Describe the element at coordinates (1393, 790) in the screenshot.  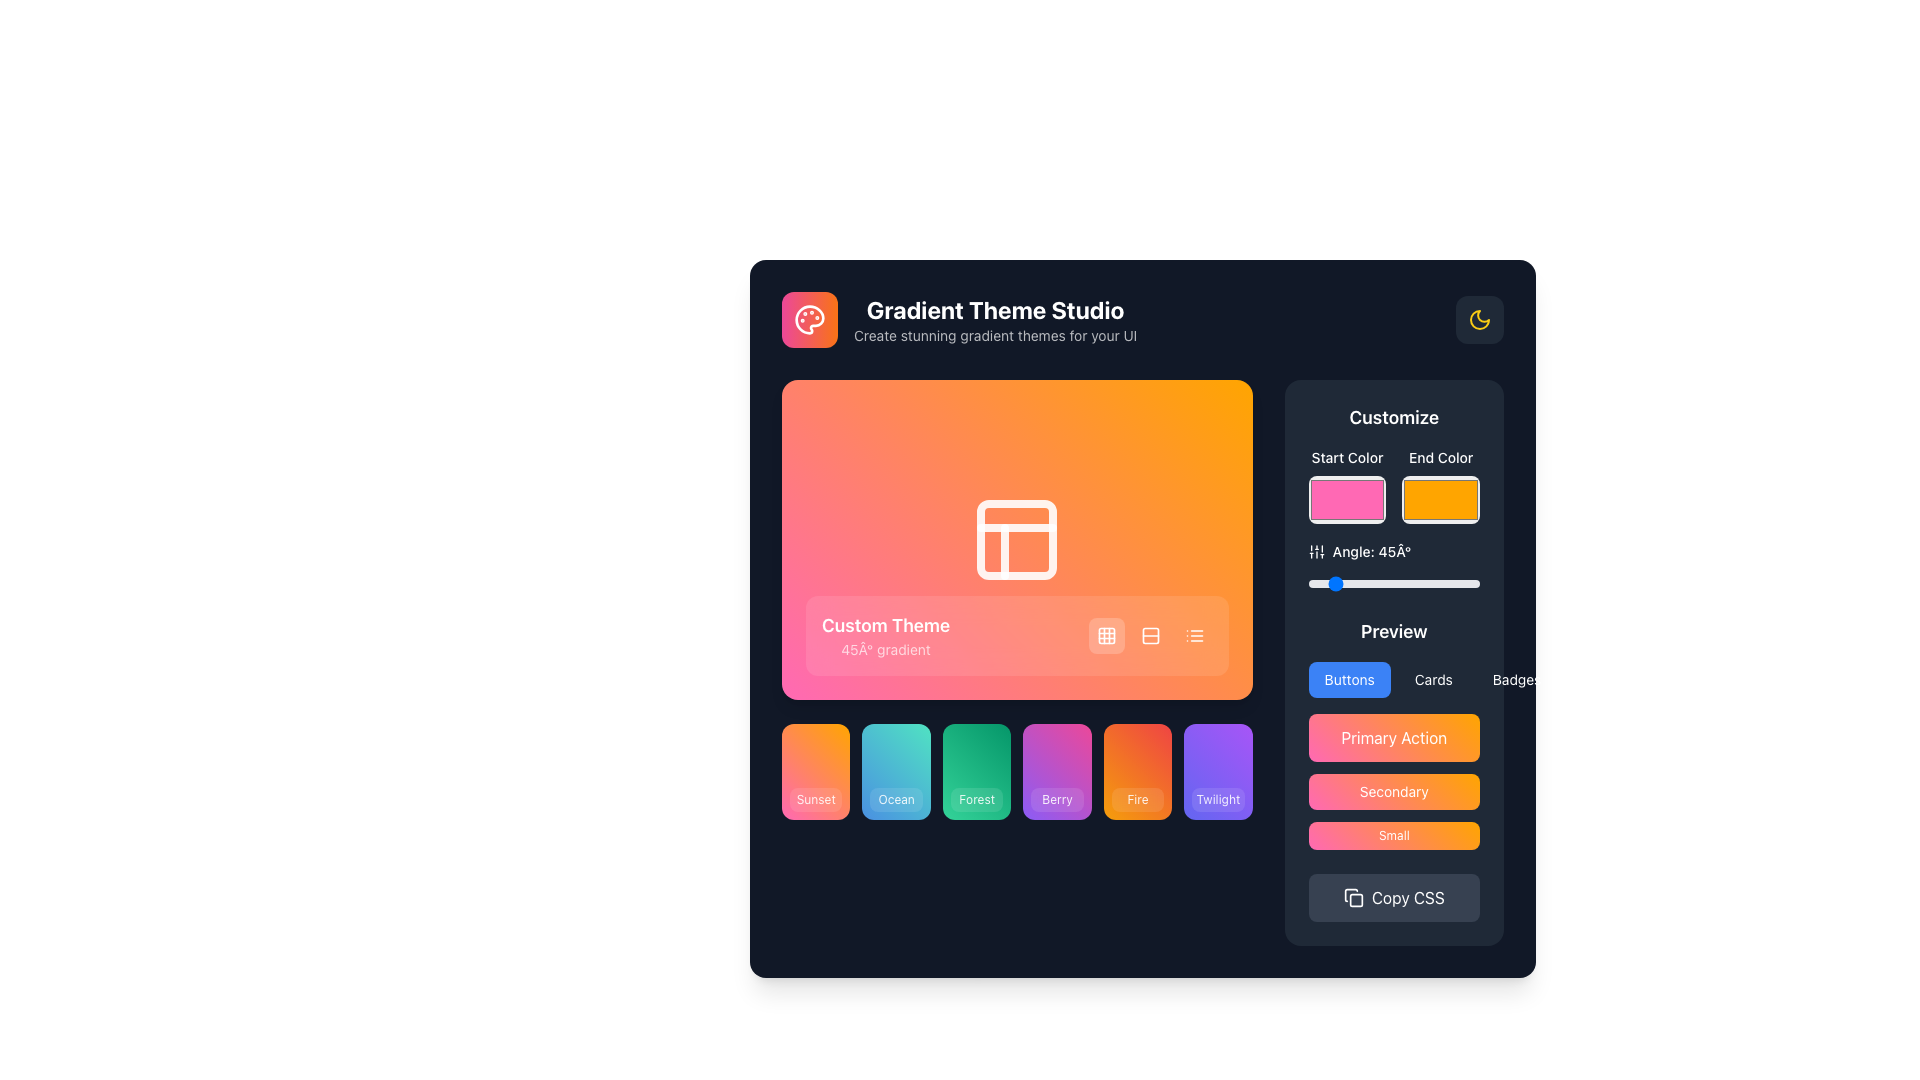
I see `the middle button in the vertically stacked group of three buttons located in the 'Preview' section` at that location.